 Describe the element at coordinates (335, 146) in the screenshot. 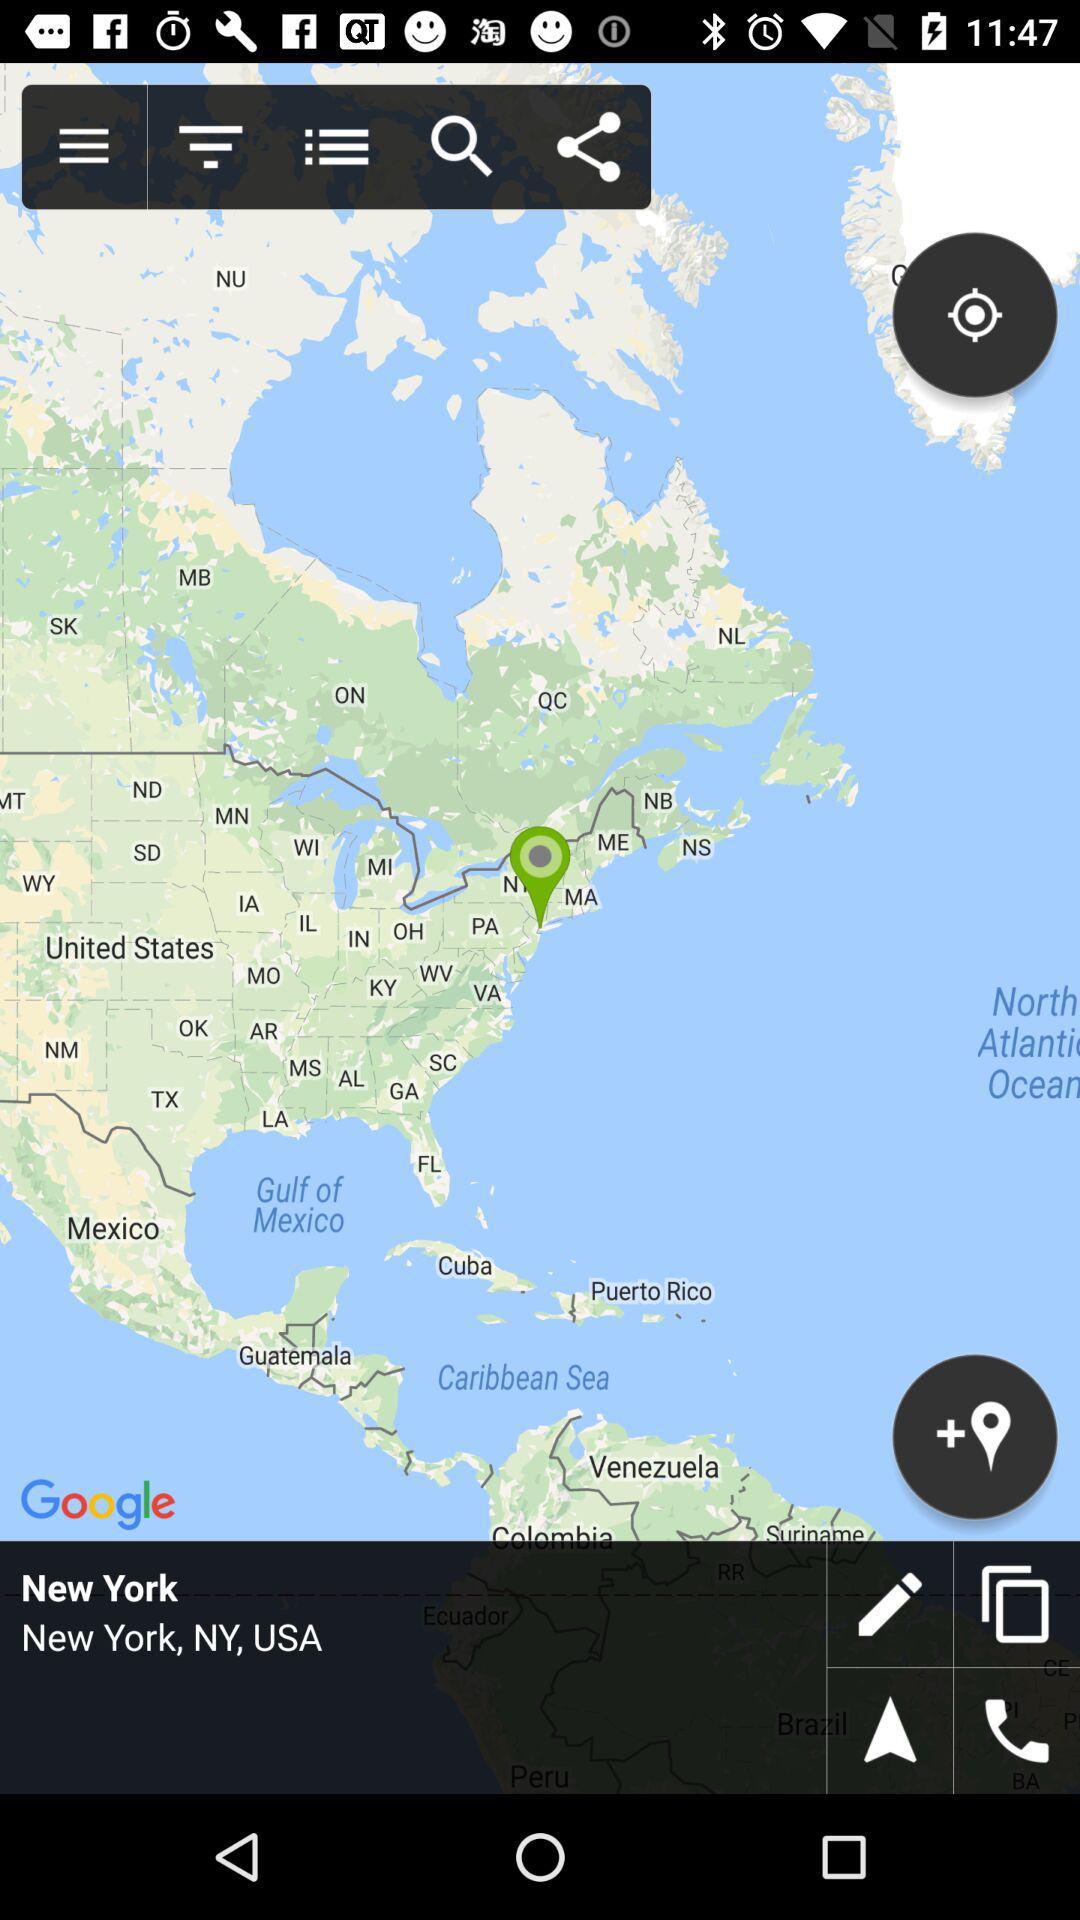

I see `option button` at that location.